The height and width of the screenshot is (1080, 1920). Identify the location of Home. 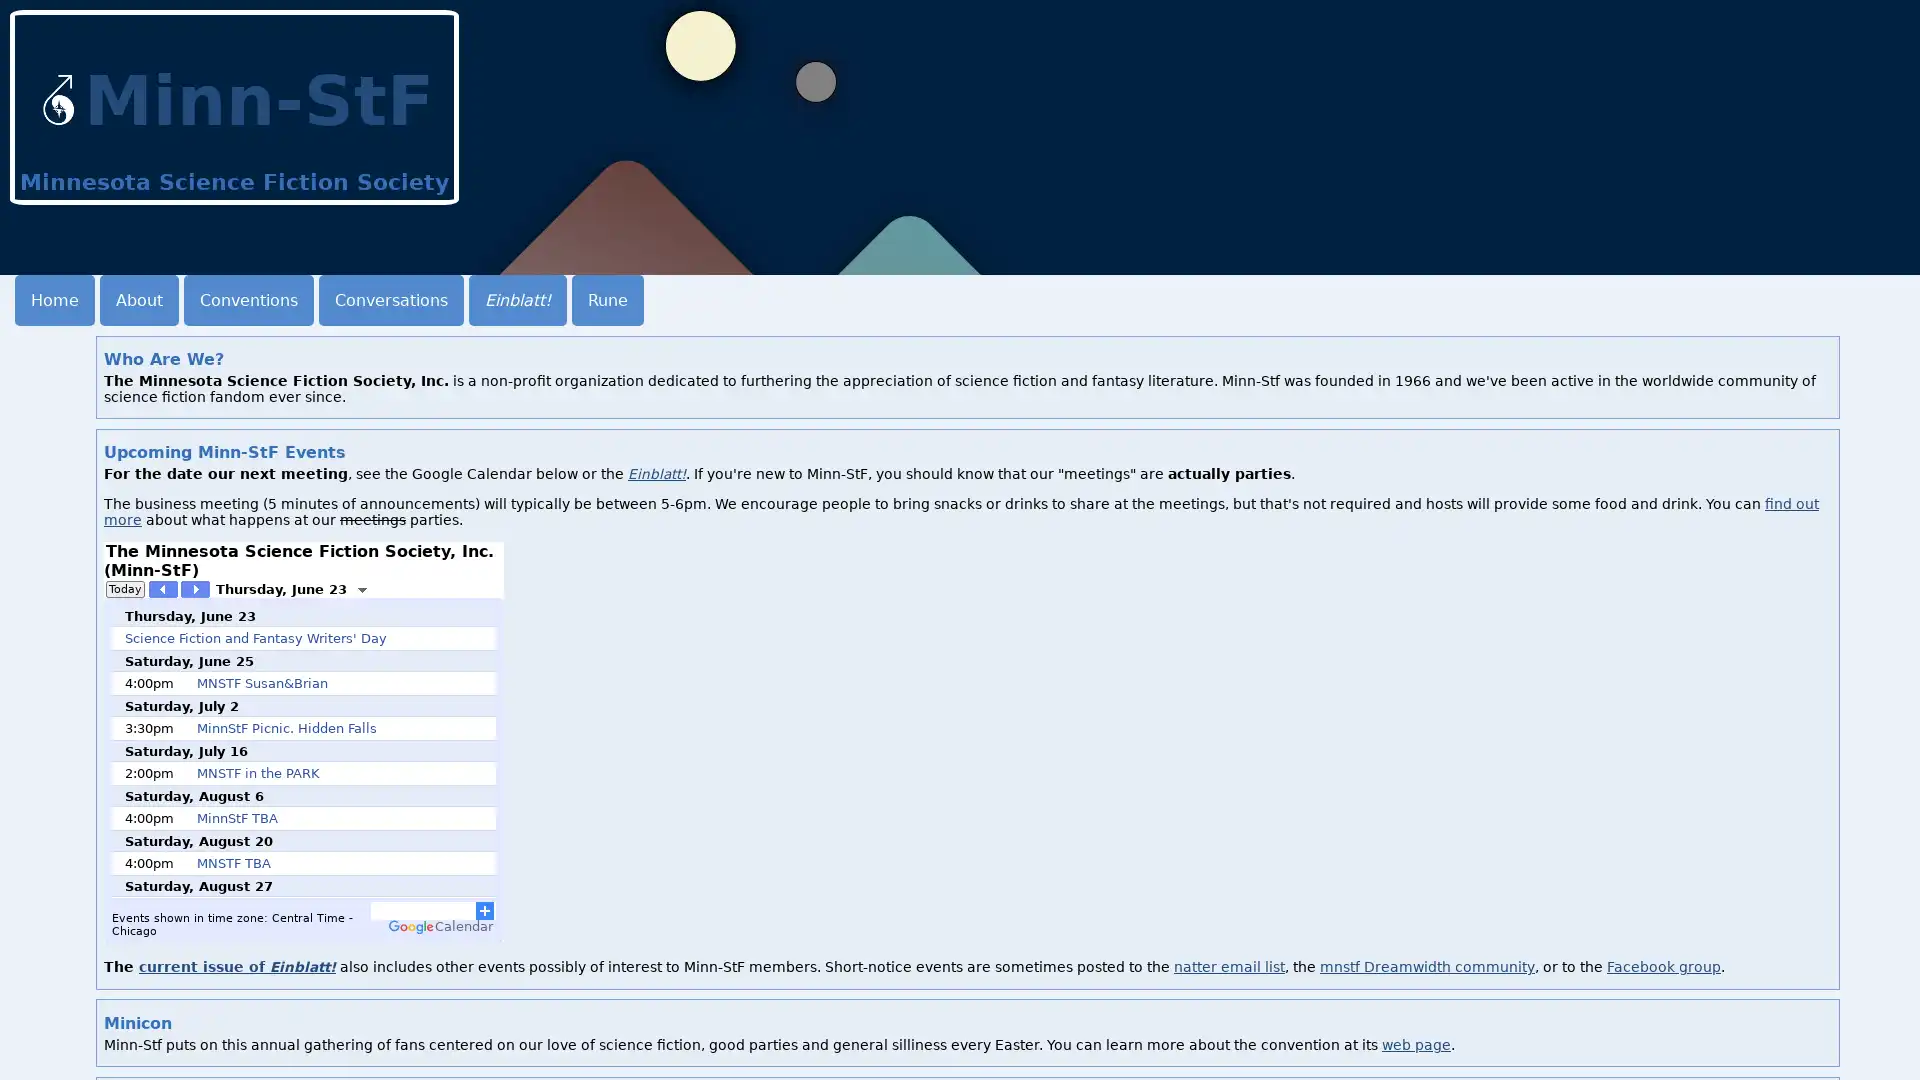
(54, 300).